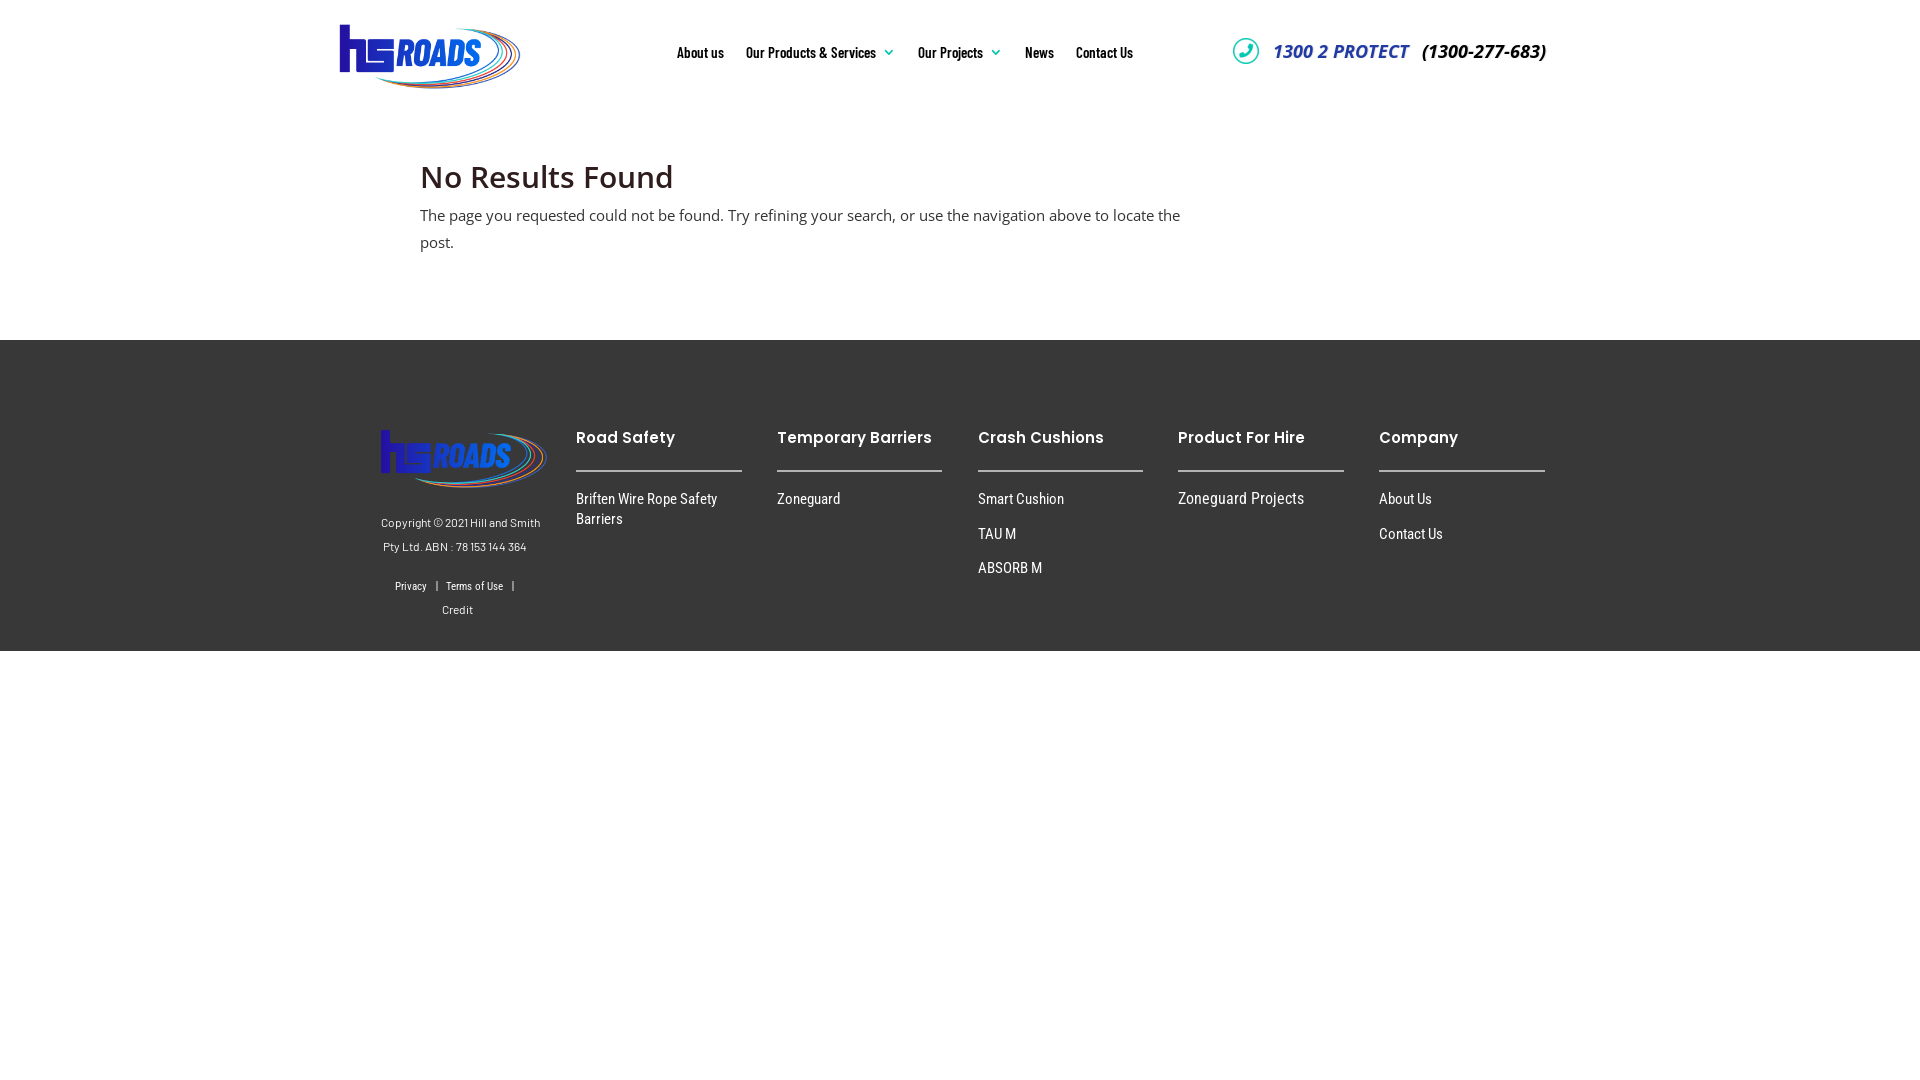 The width and height of the screenshot is (1920, 1080). I want to click on 'Contact Us', so click(1074, 55).